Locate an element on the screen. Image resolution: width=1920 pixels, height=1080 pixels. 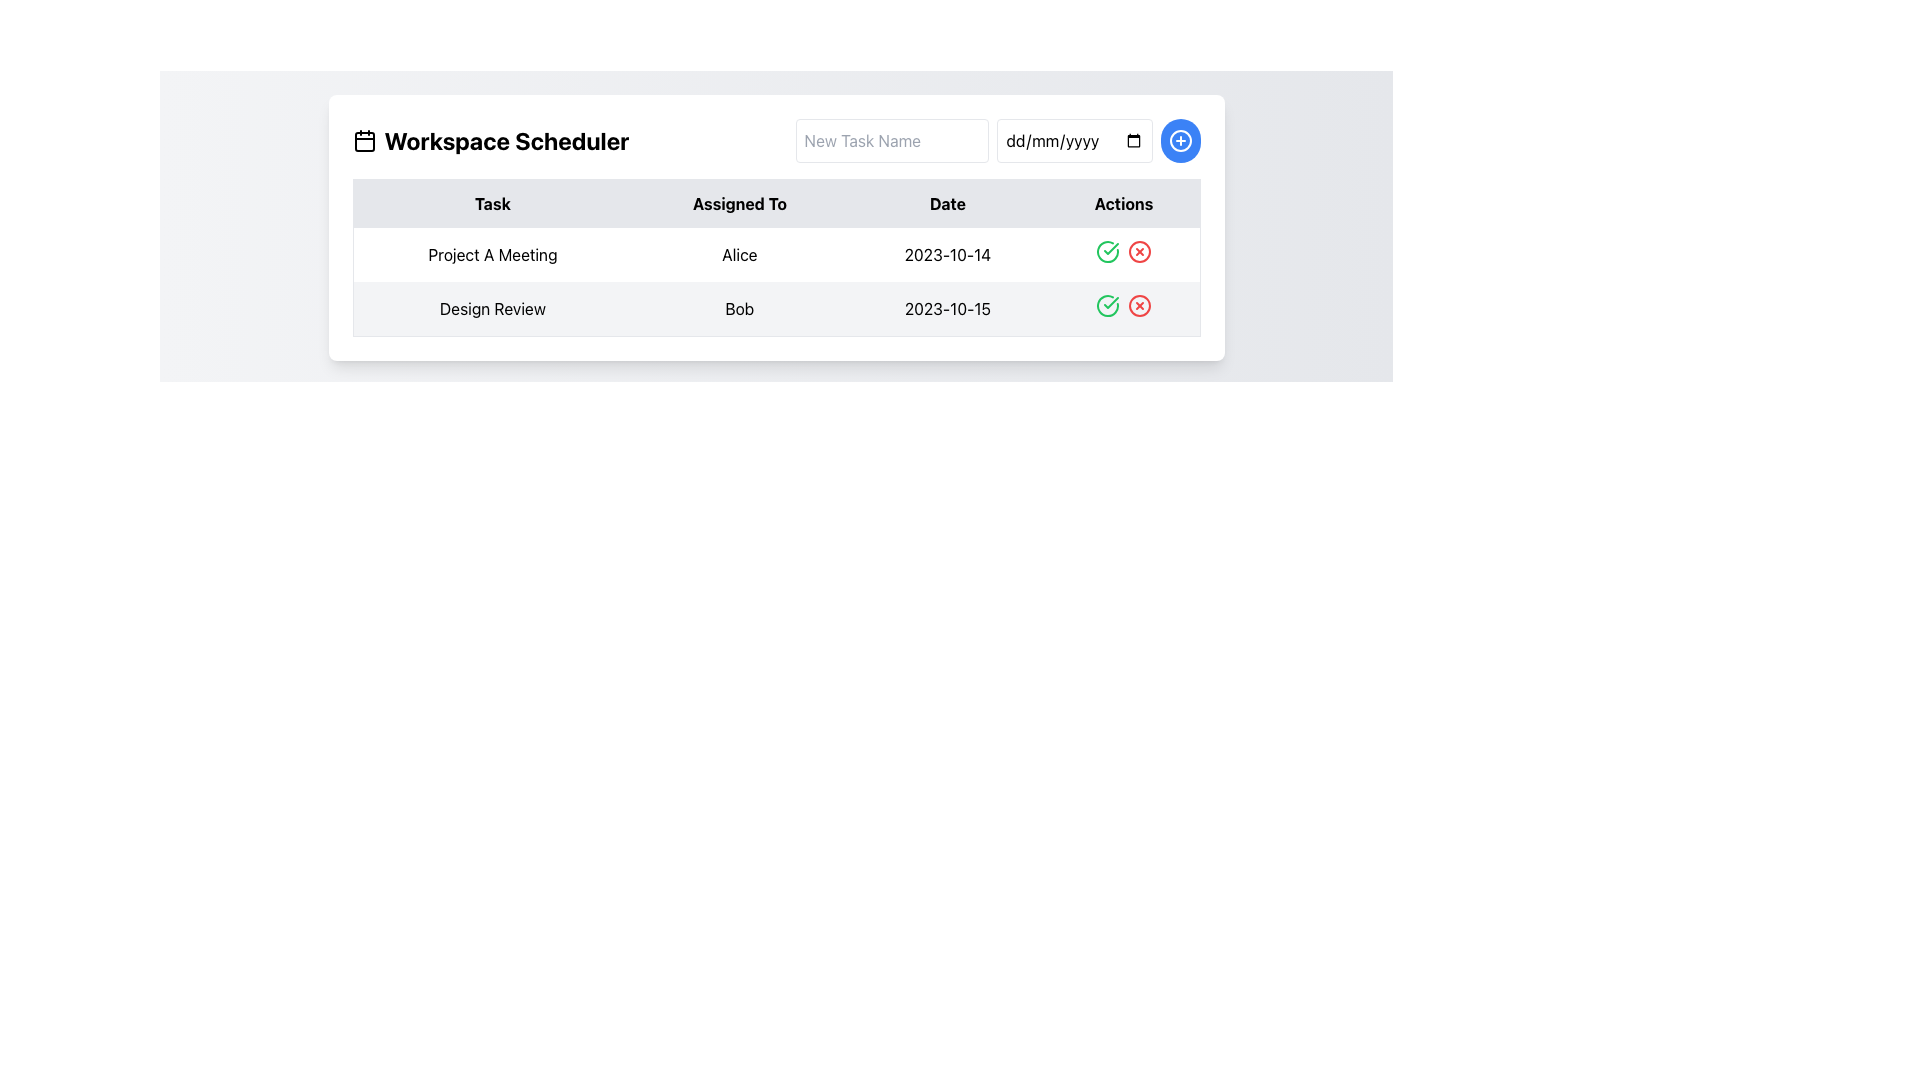
text of the Table Header Cell indicating the assignee of tasks, located as the second entry from the left in the header row of the table is located at coordinates (738, 203).